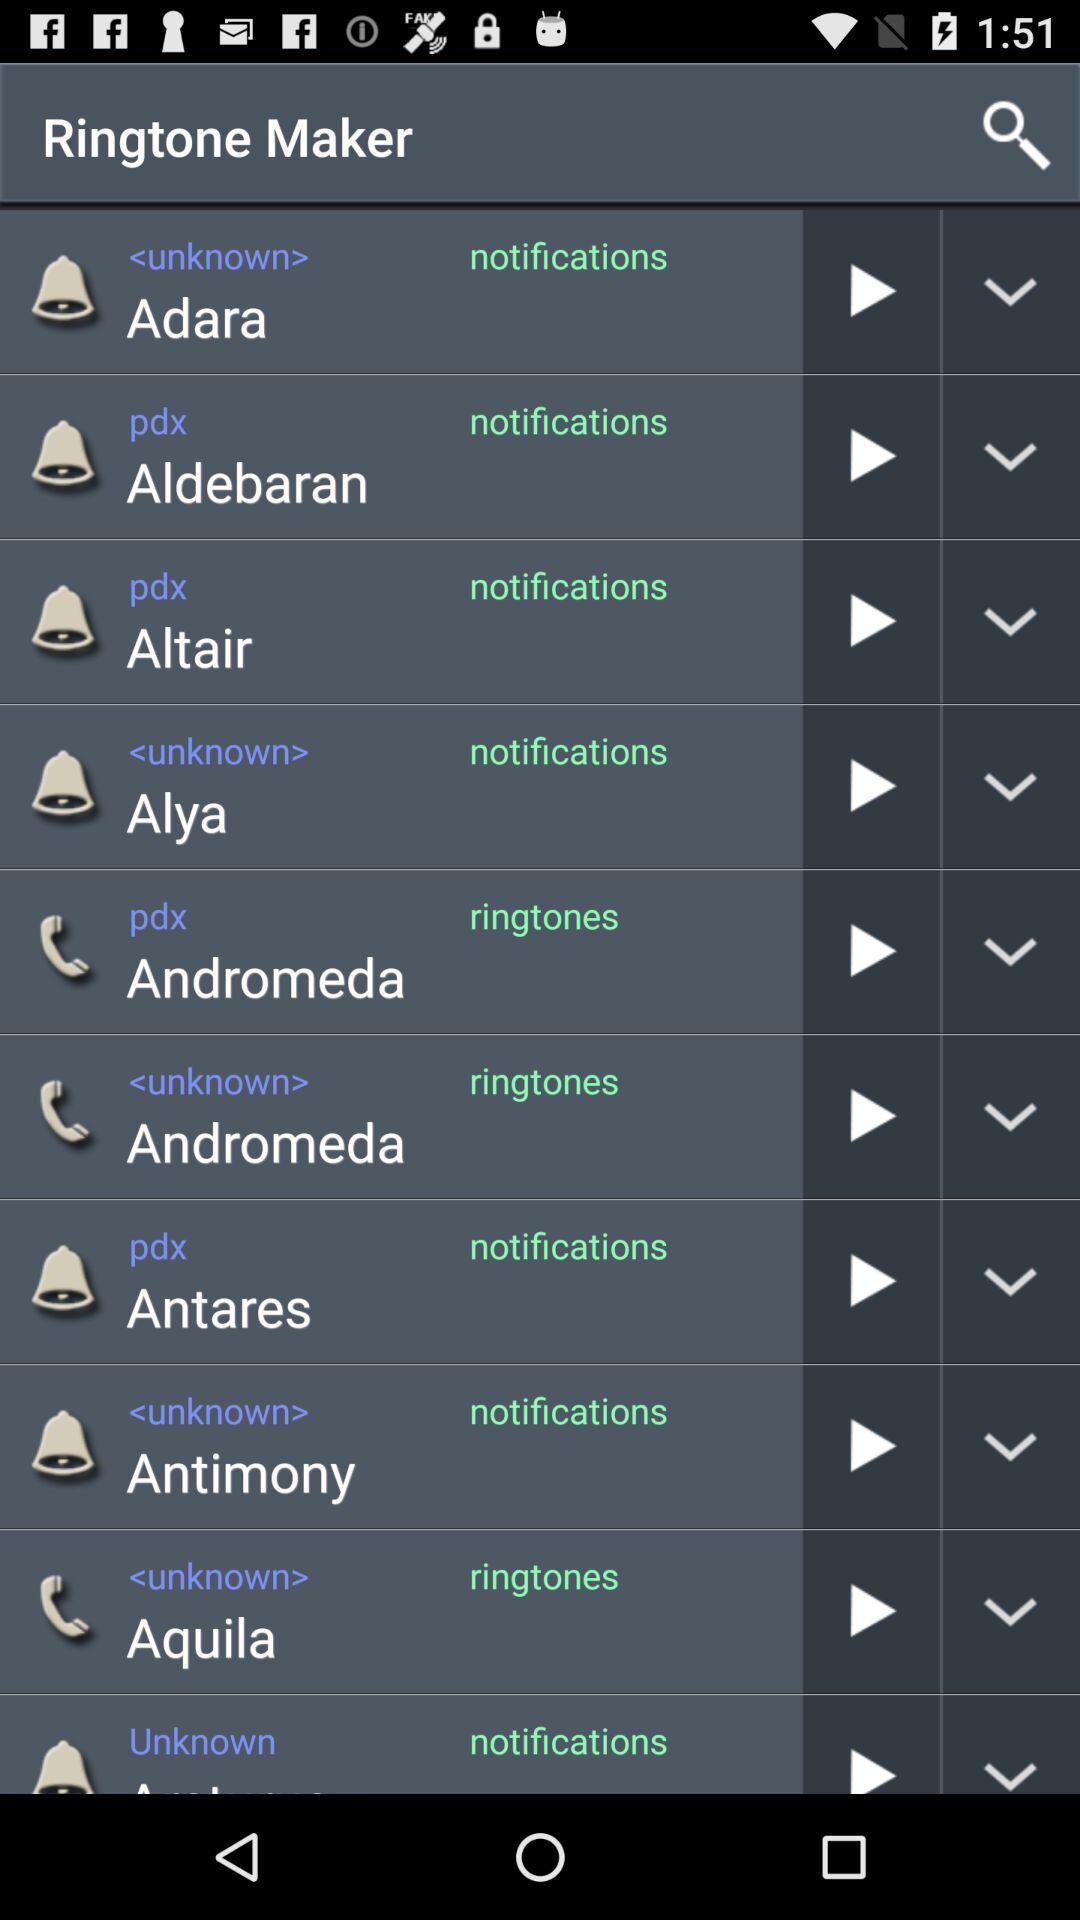  Describe the element at coordinates (1011, 455) in the screenshot. I see `expand info` at that location.